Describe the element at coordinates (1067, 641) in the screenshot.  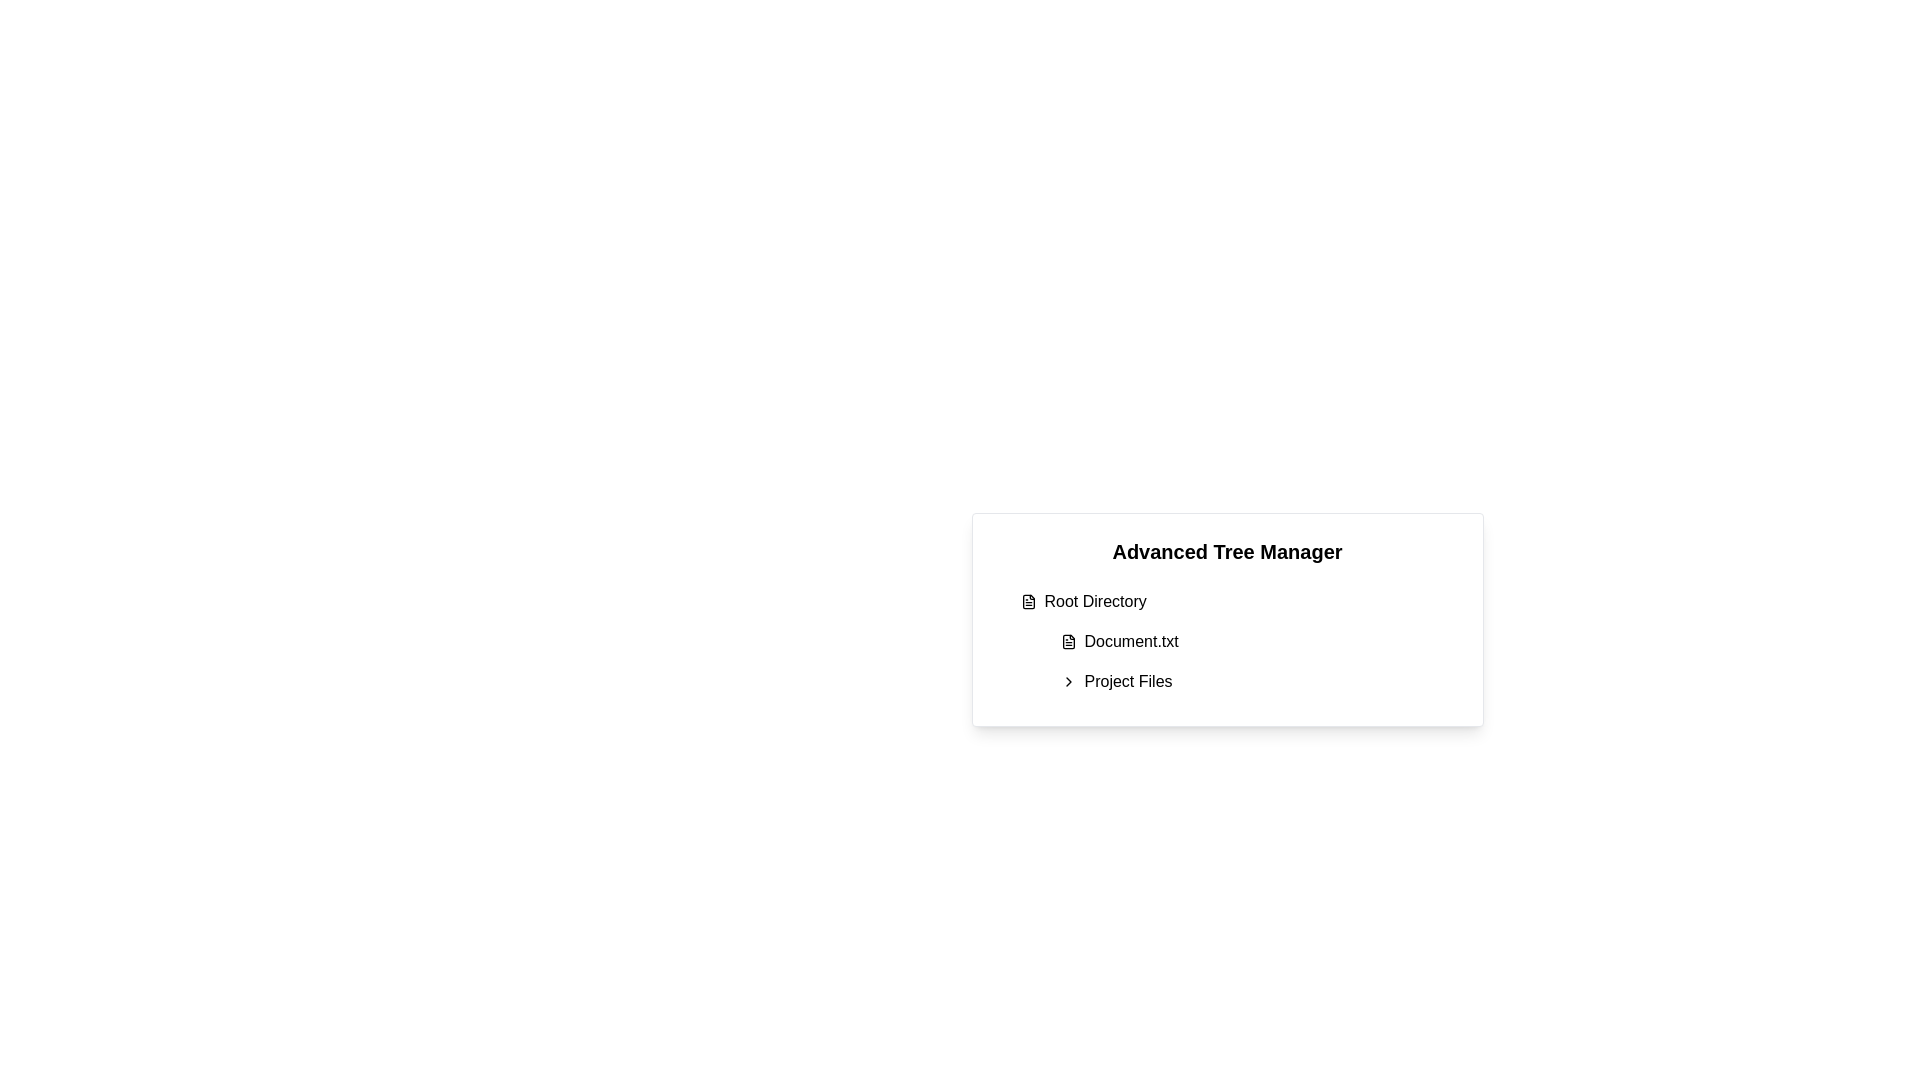
I see `the file icon representing 'Document.txt' by focusing on its visual representation in the interface` at that location.